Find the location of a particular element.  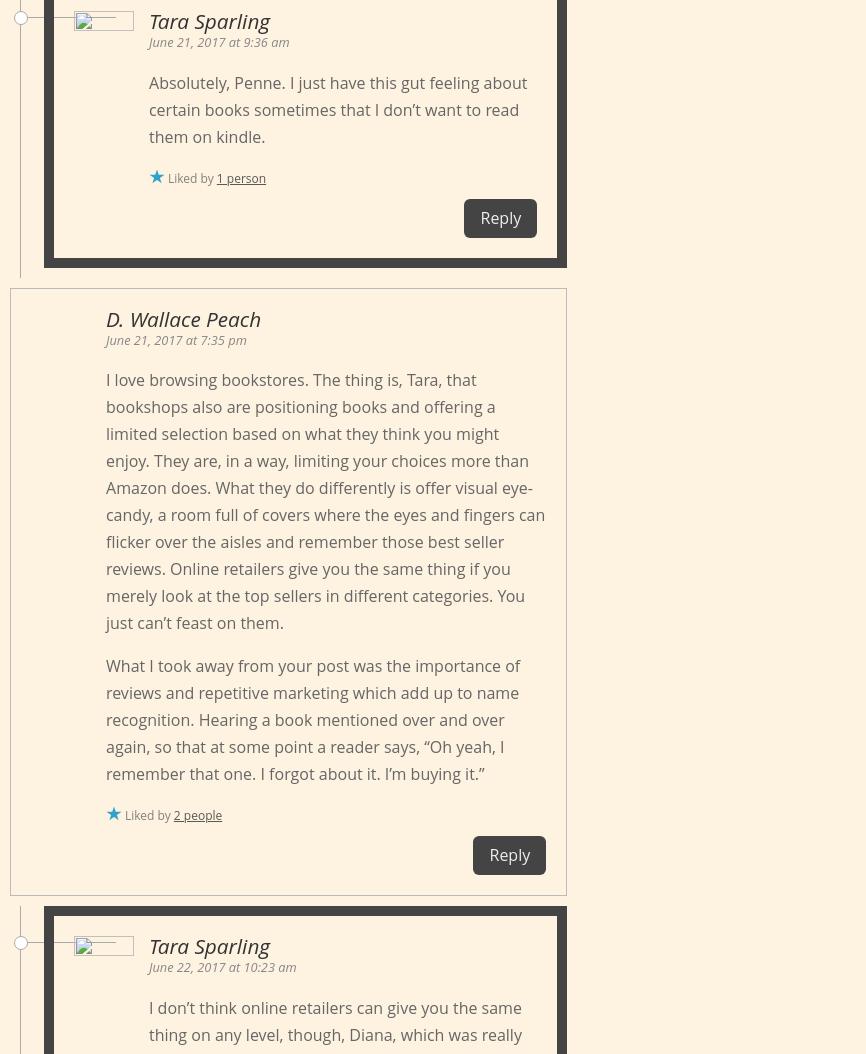

'June 22, 2017 at 10:23 am' is located at coordinates (221, 967).